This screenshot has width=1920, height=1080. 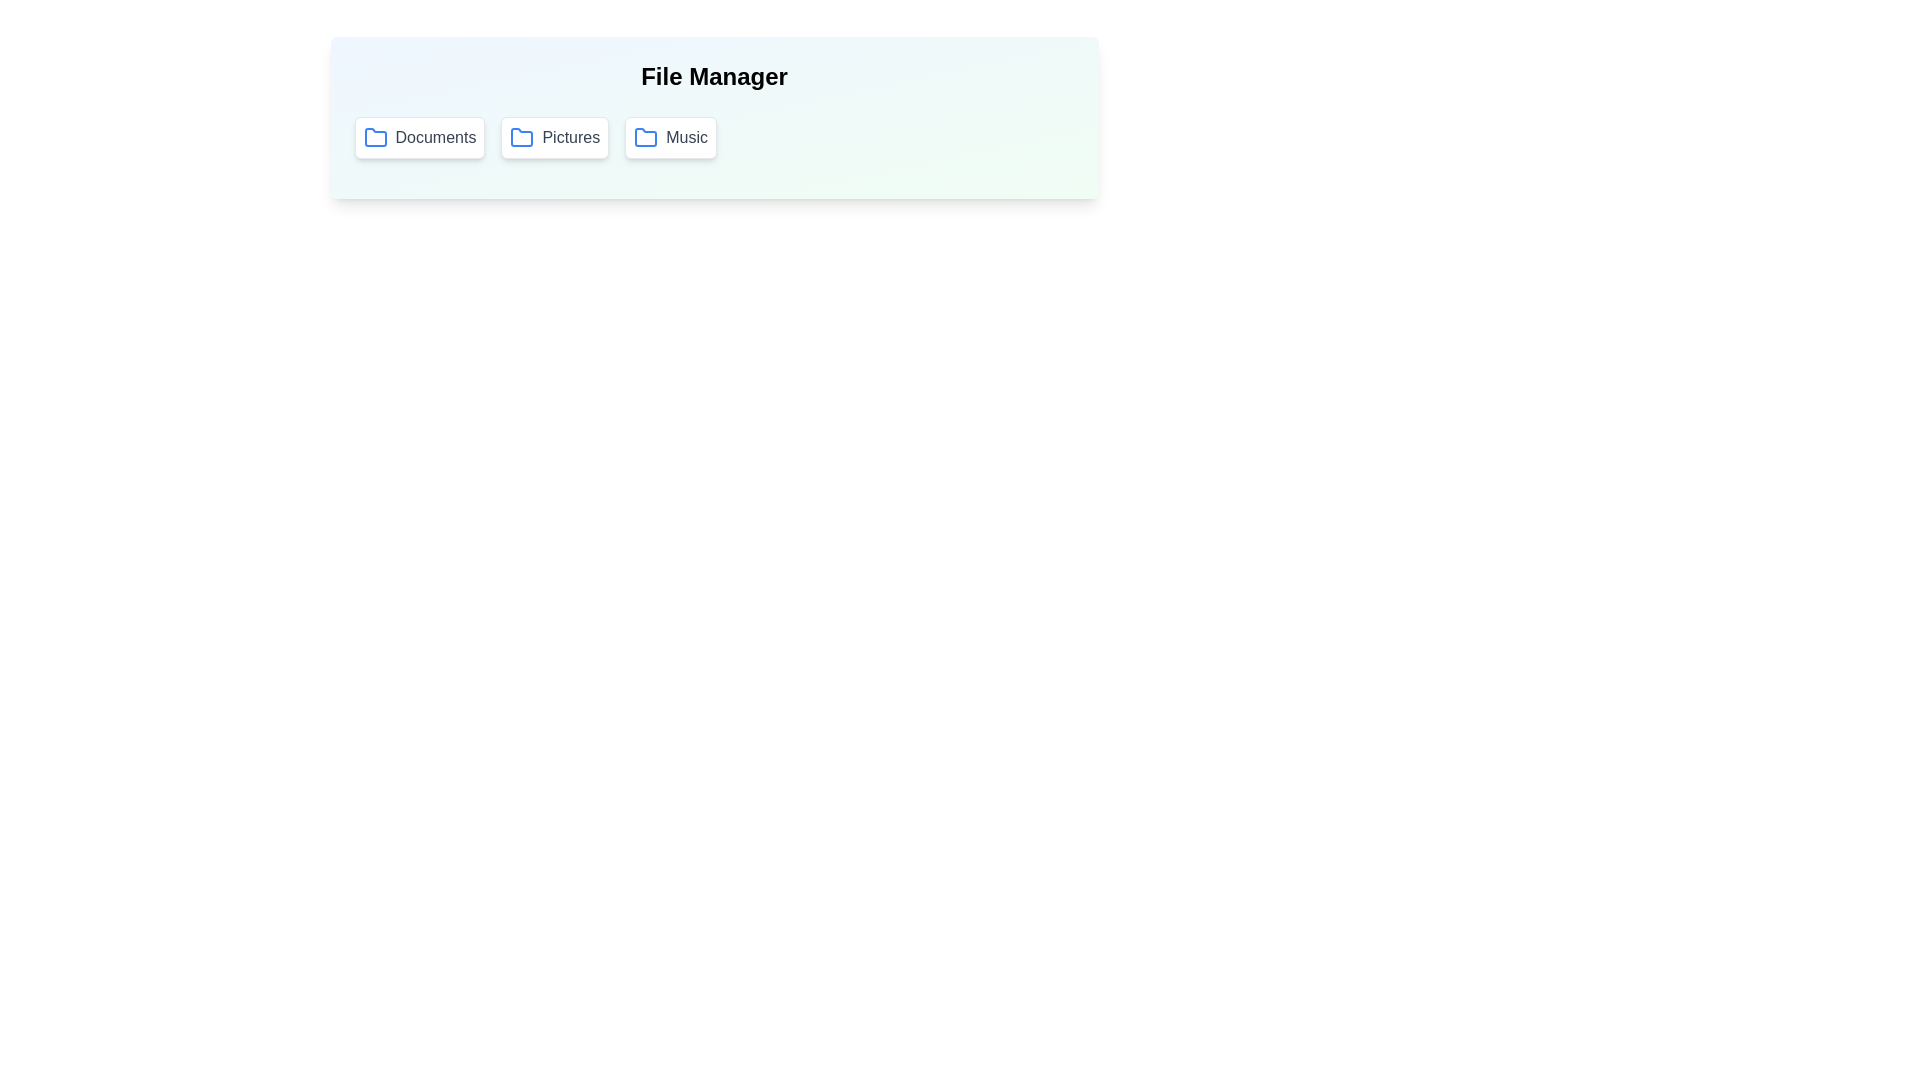 I want to click on the folder button labeled Documents, so click(x=418, y=137).